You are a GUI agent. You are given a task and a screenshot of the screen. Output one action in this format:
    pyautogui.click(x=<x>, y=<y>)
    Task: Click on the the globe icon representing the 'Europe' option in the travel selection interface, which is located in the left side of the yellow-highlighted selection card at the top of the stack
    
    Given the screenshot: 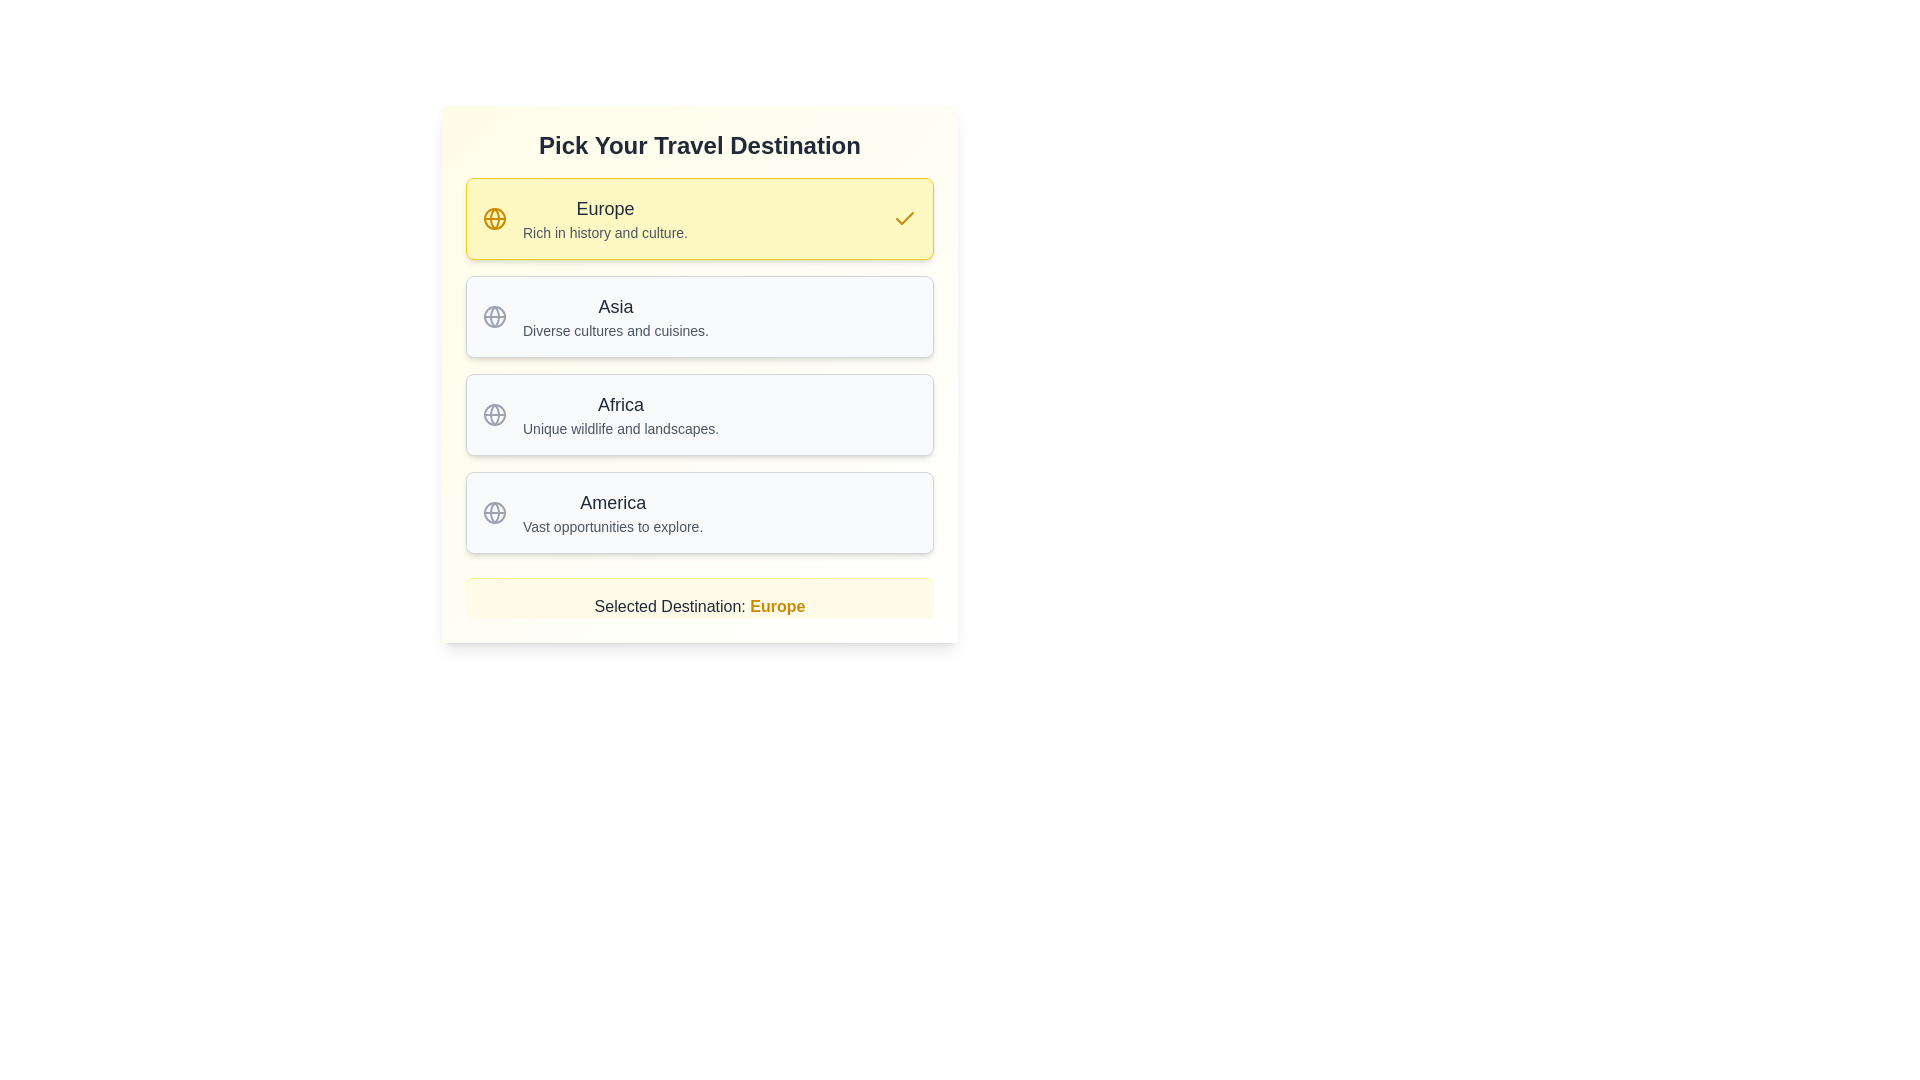 What is the action you would take?
    pyautogui.click(x=494, y=219)
    